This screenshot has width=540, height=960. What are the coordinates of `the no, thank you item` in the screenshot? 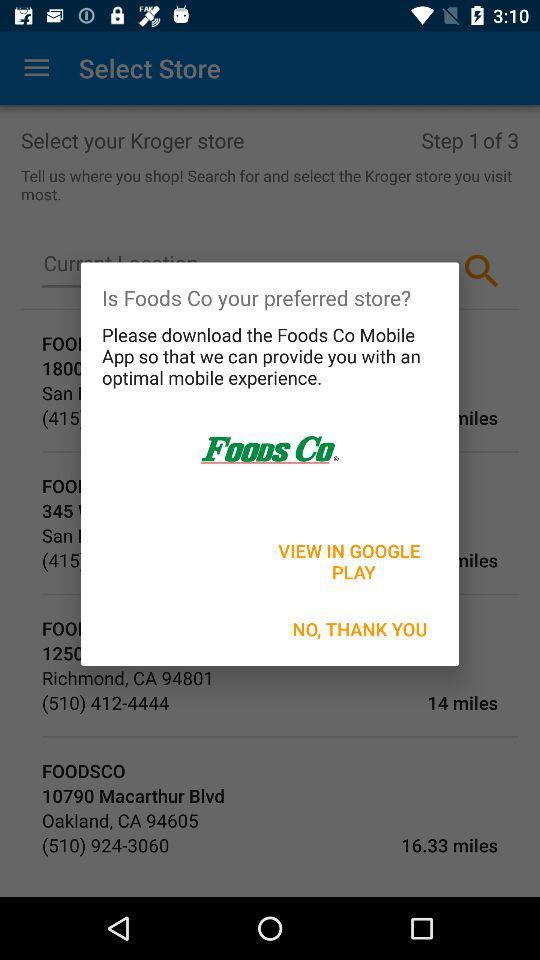 It's located at (359, 628).